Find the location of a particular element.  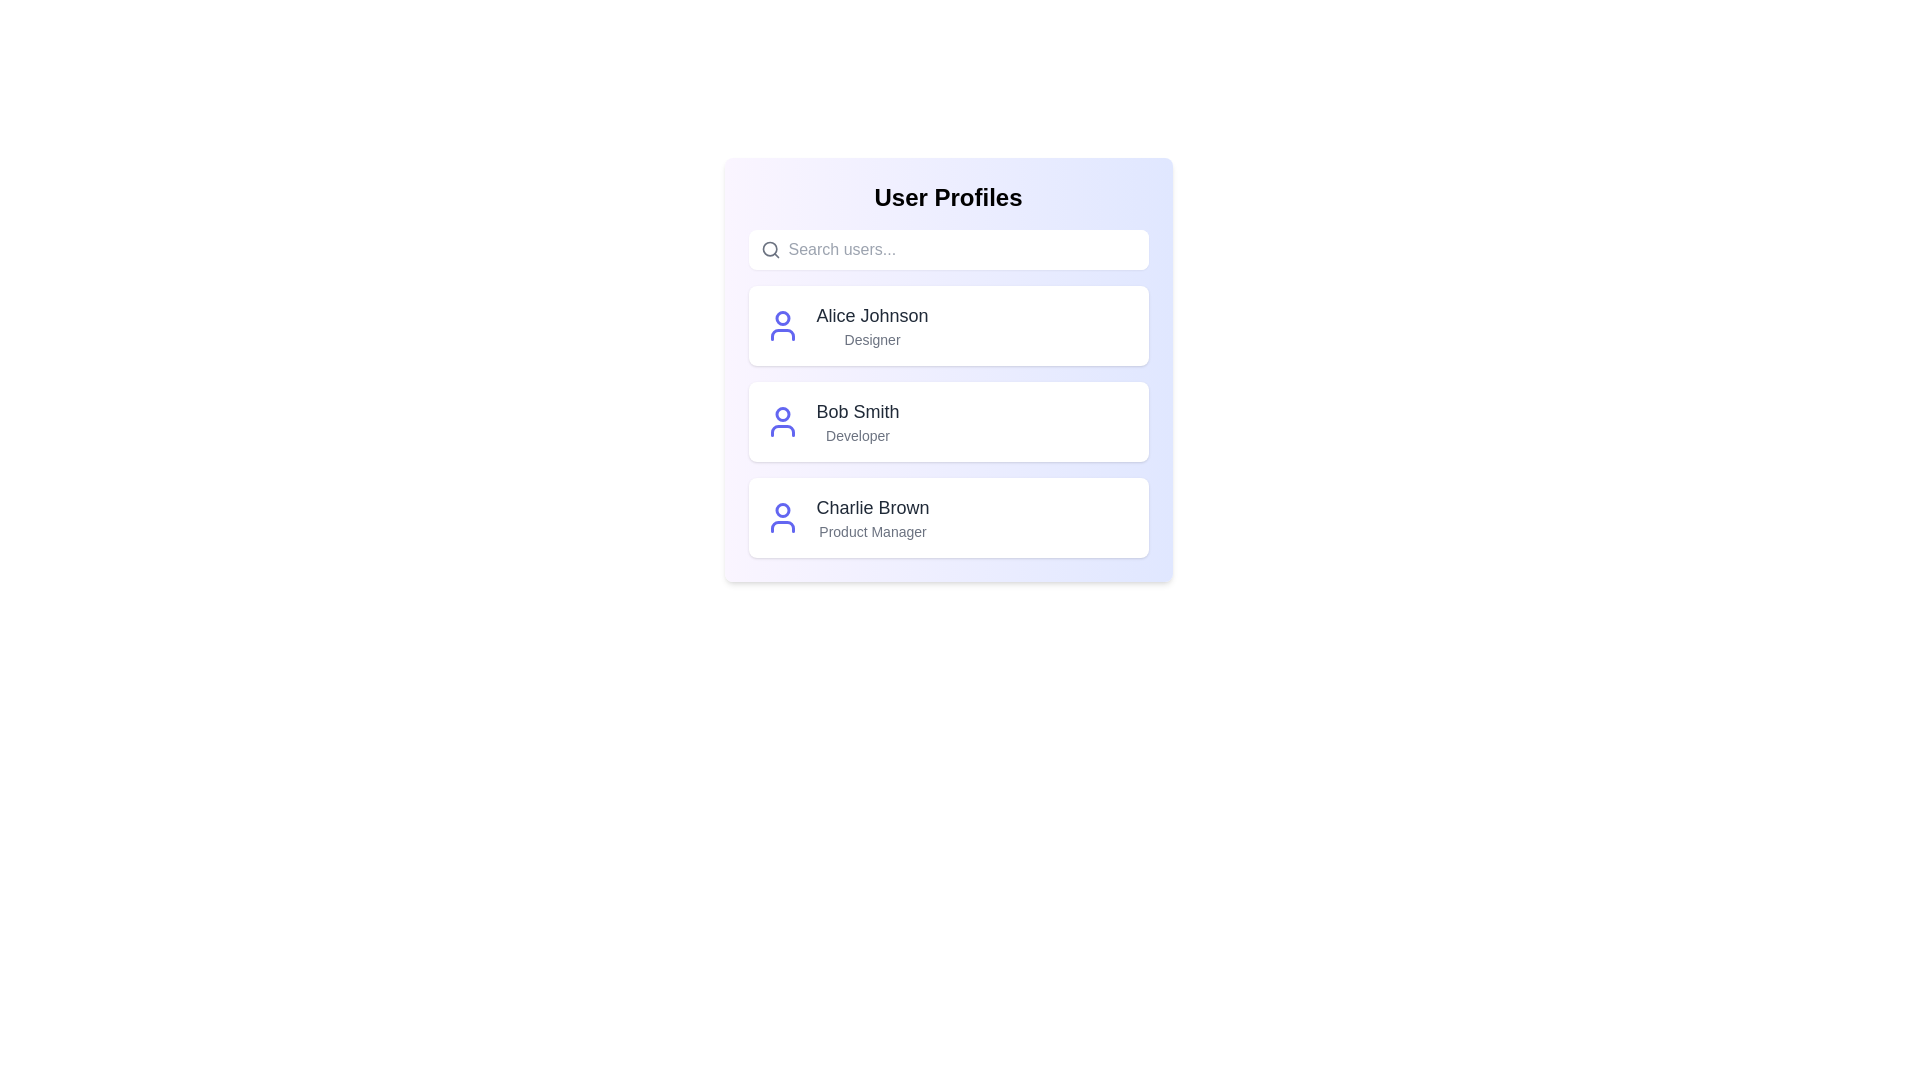

the user profile of Charlie Brown to focus on it is located at coordinates (947, 516).